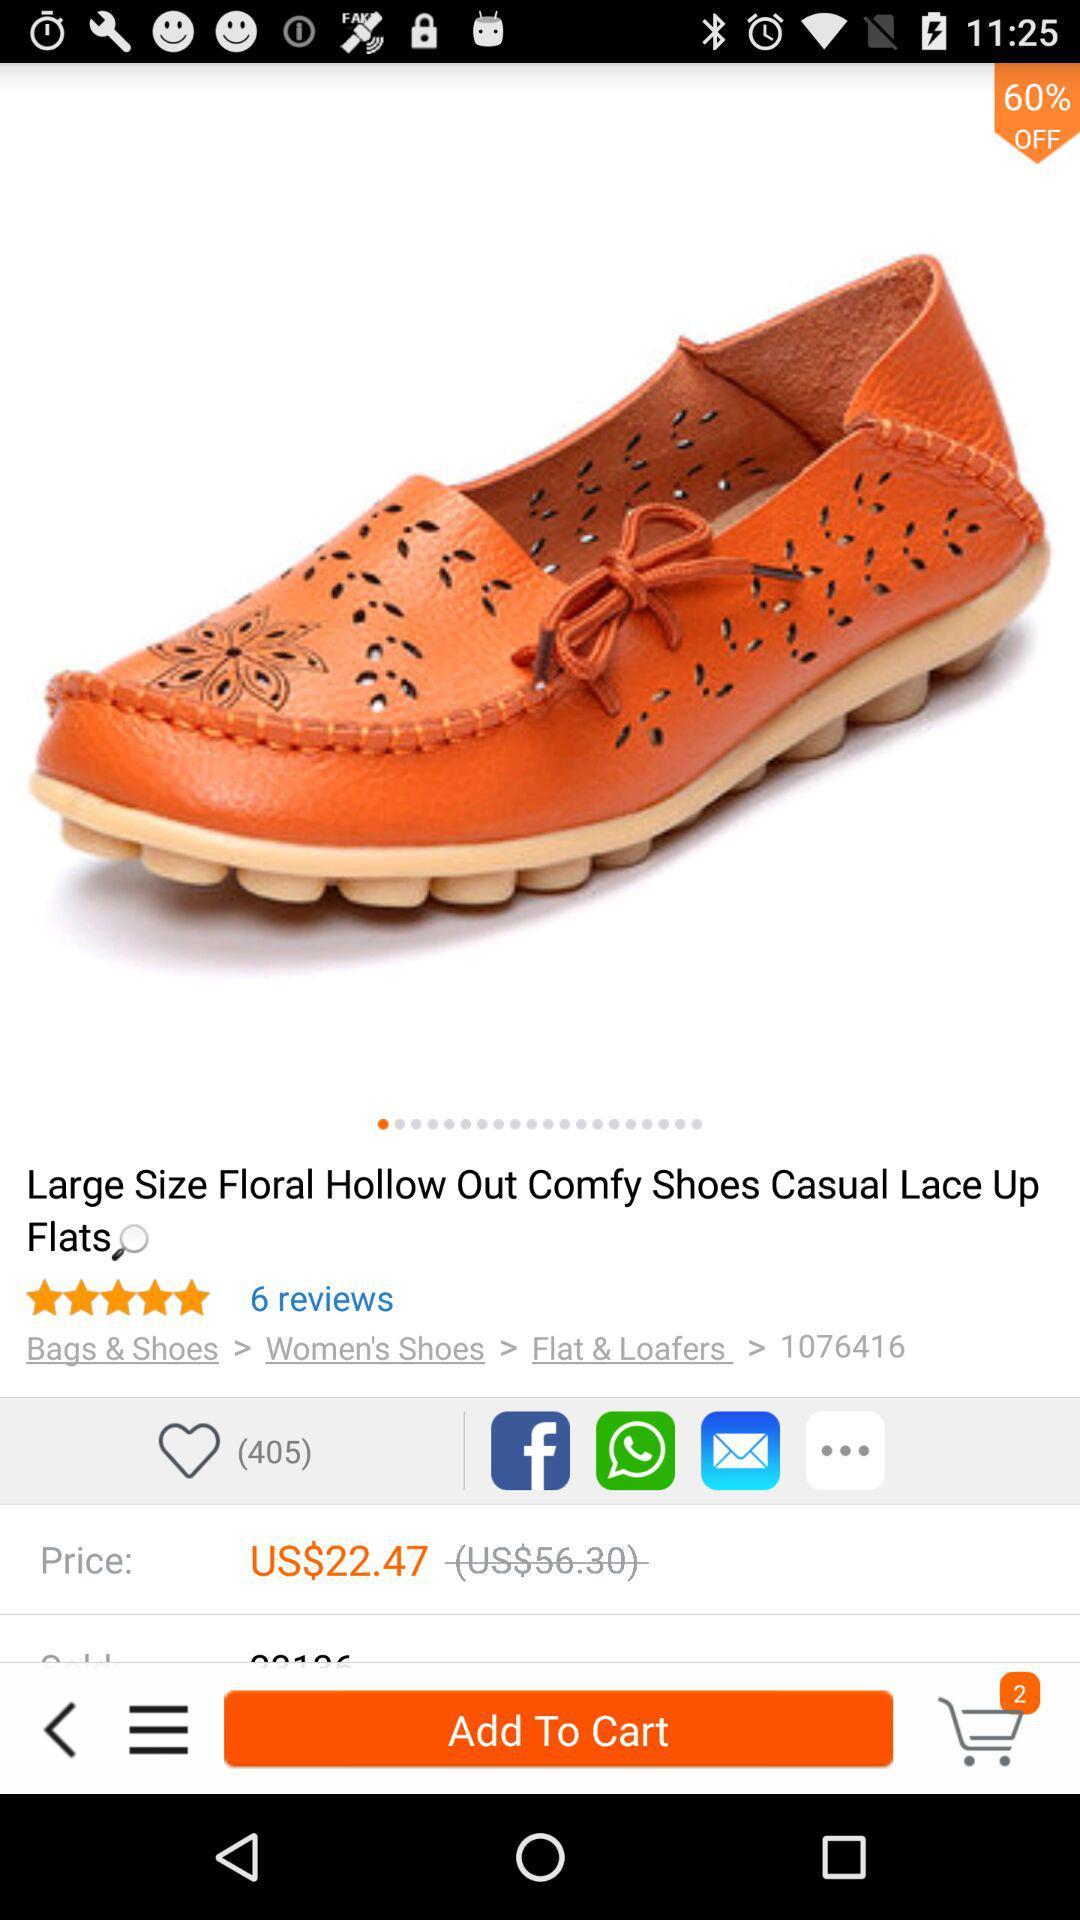  What do you see at coordinates (635, 1450) in the screenshot?
I see `share article on whatsapp` at bounding box center [635, 1450].